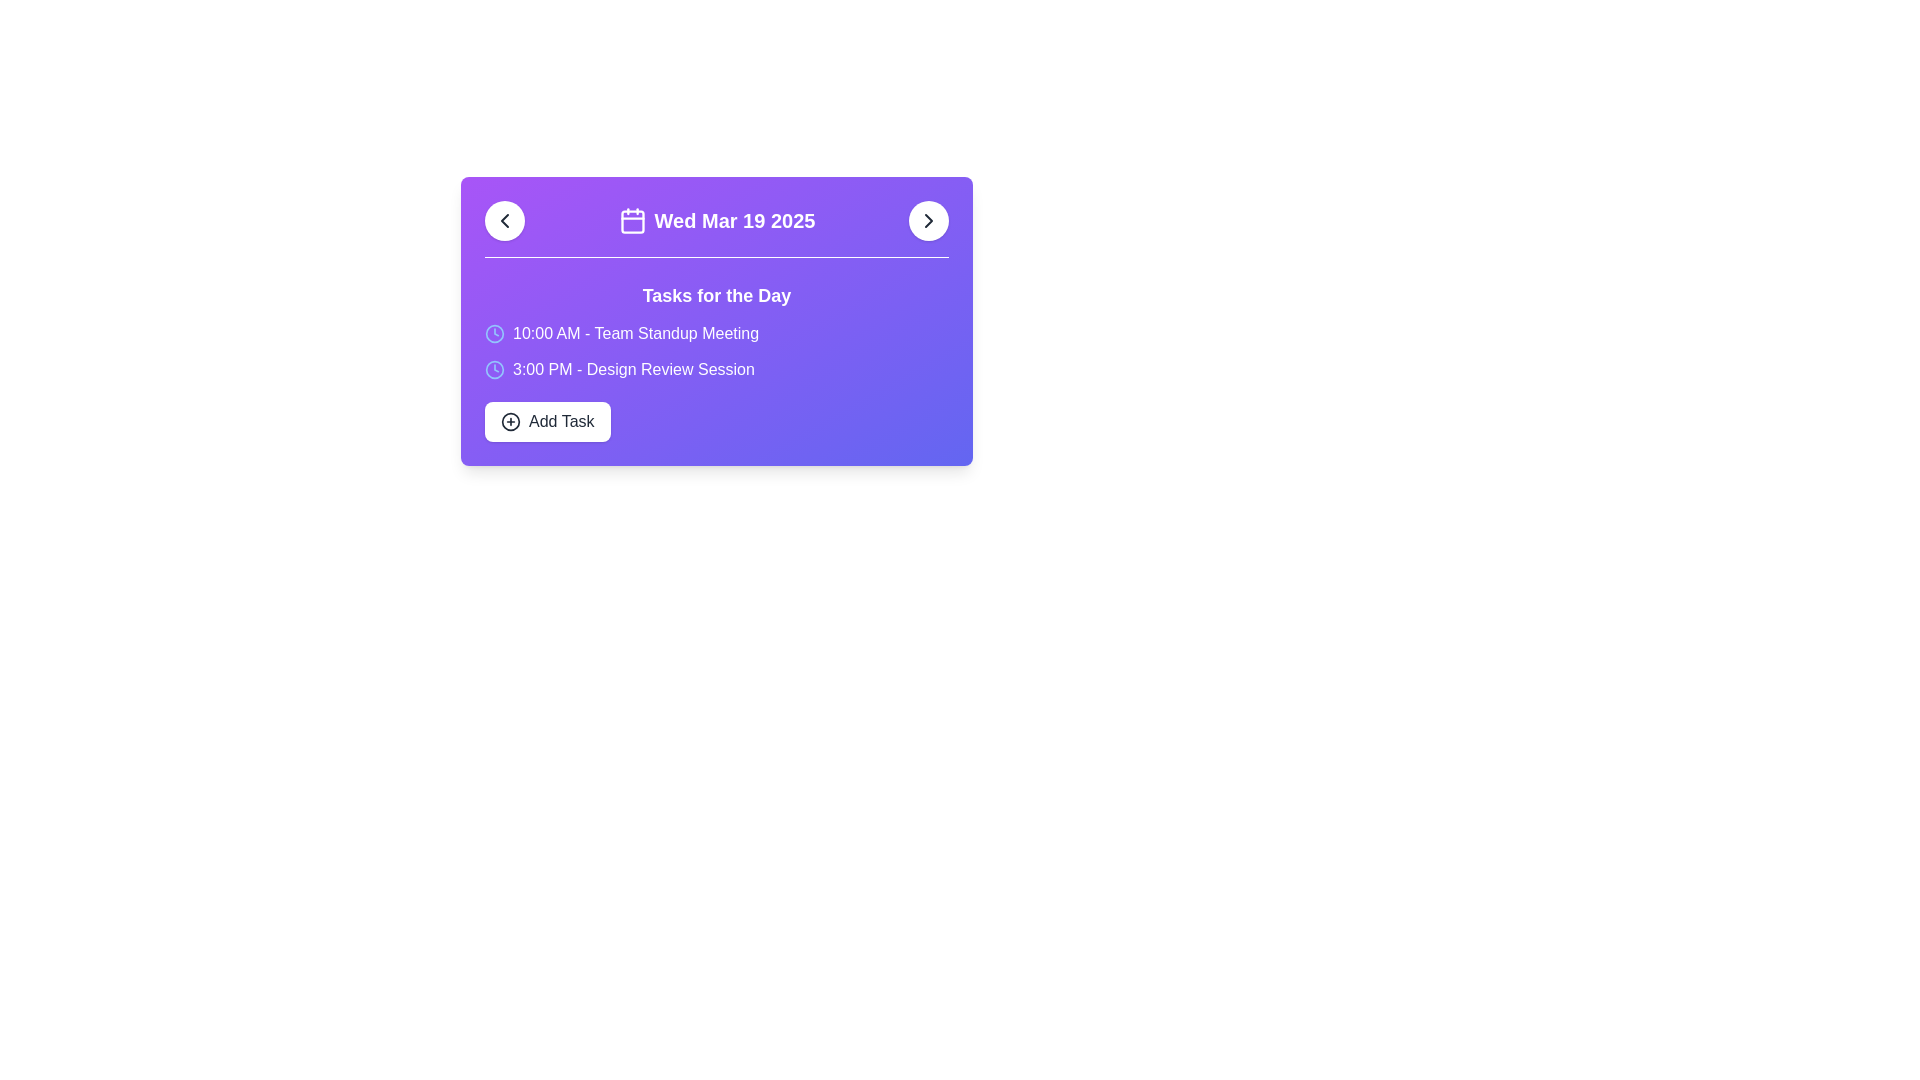  Describe the element at coordinates (928, 220) in the screenshot. I see `the right-facing chevron icon styled in black, located within a circular button on the rightmost edge of a card-like layout` at that location.